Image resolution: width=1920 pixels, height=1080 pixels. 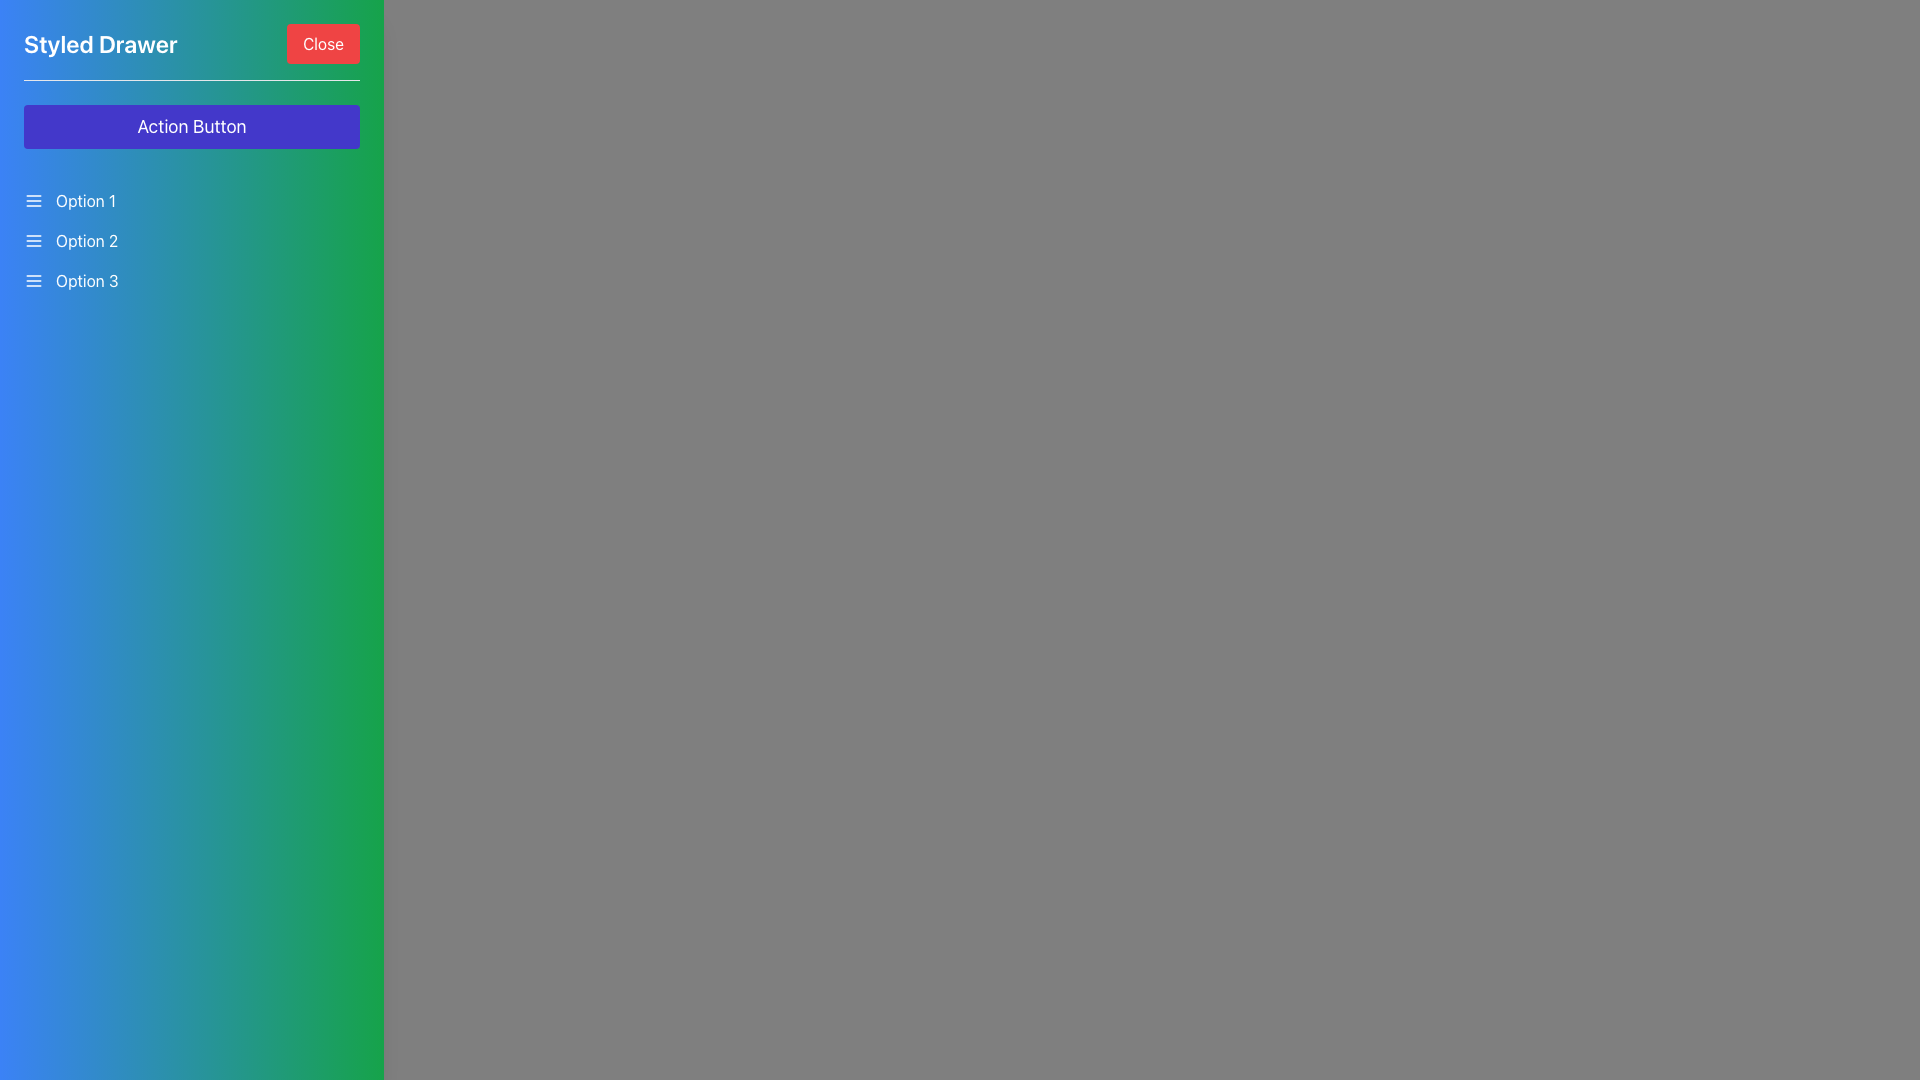 I want to click on the third item in a vertical list of options, so click(x=192, y=281).